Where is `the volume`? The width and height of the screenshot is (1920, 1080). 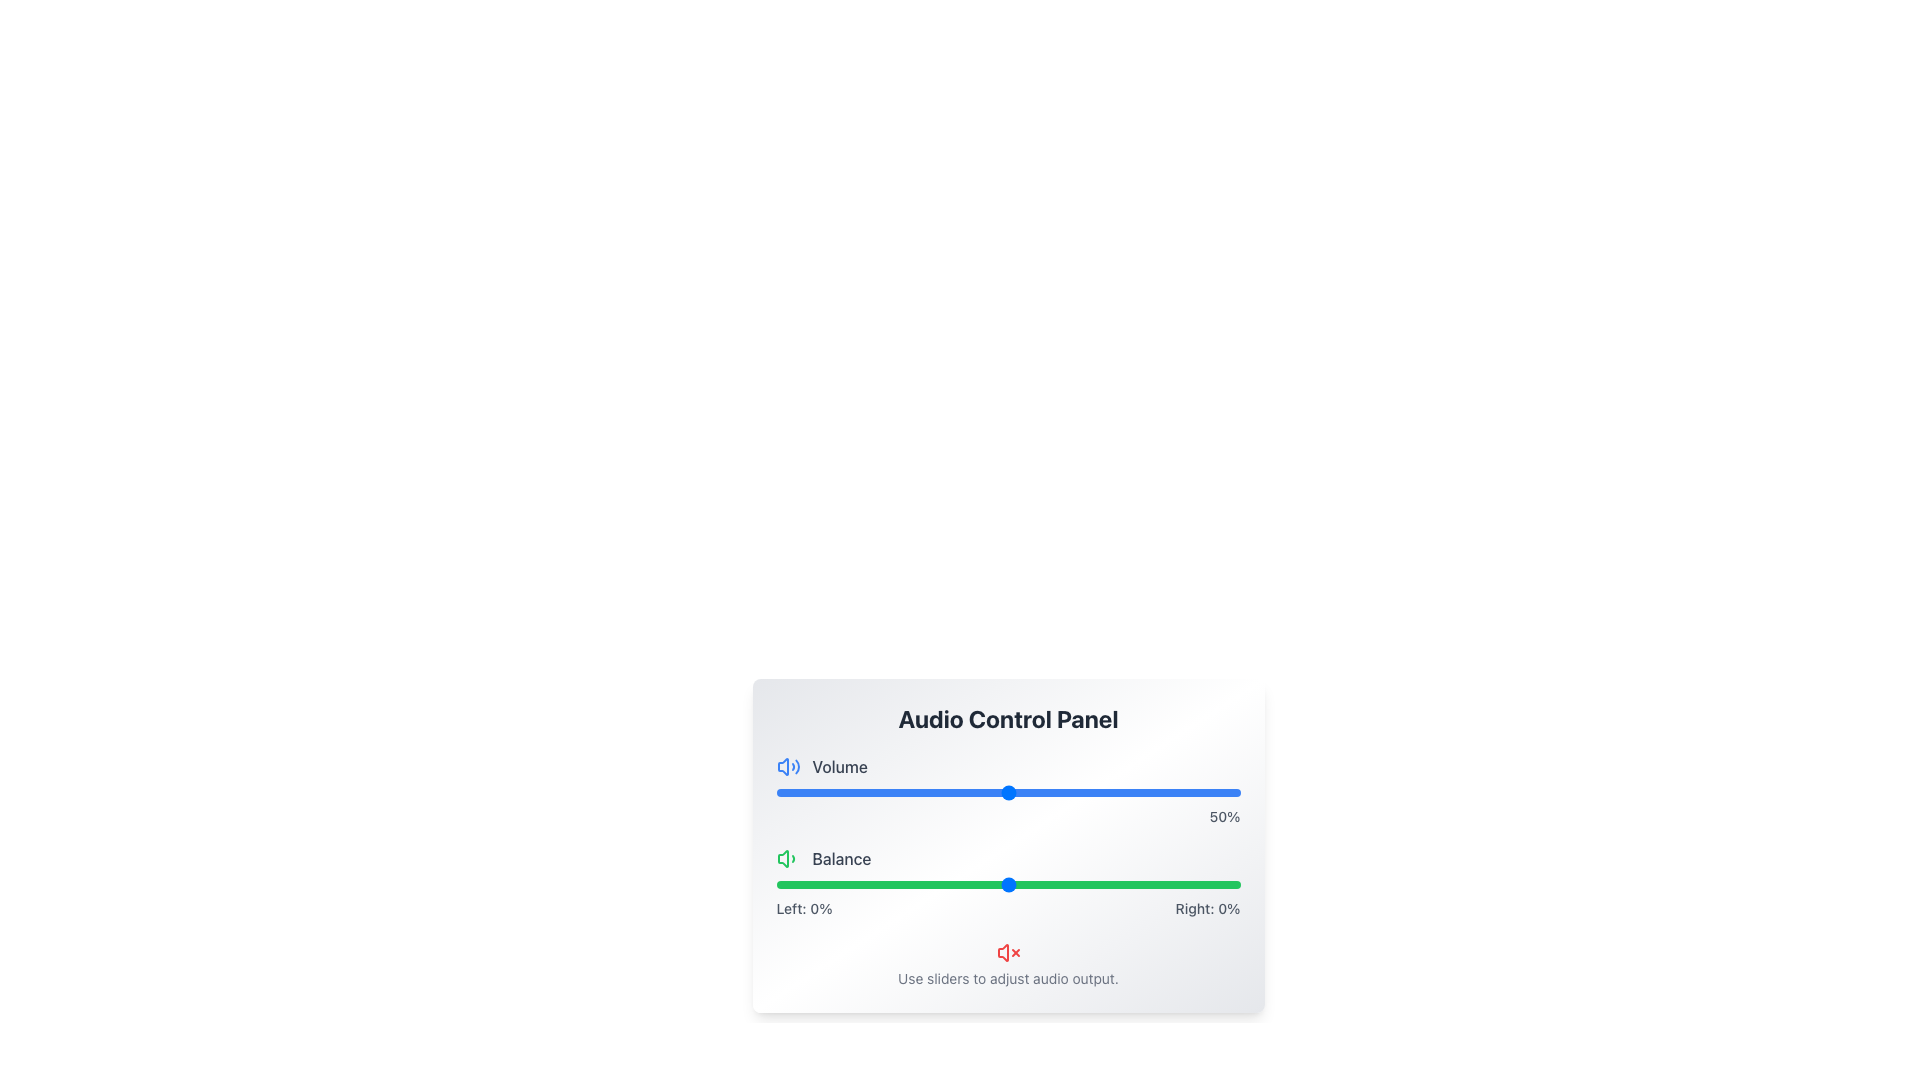 the volume is located at coordinates (804, 792).